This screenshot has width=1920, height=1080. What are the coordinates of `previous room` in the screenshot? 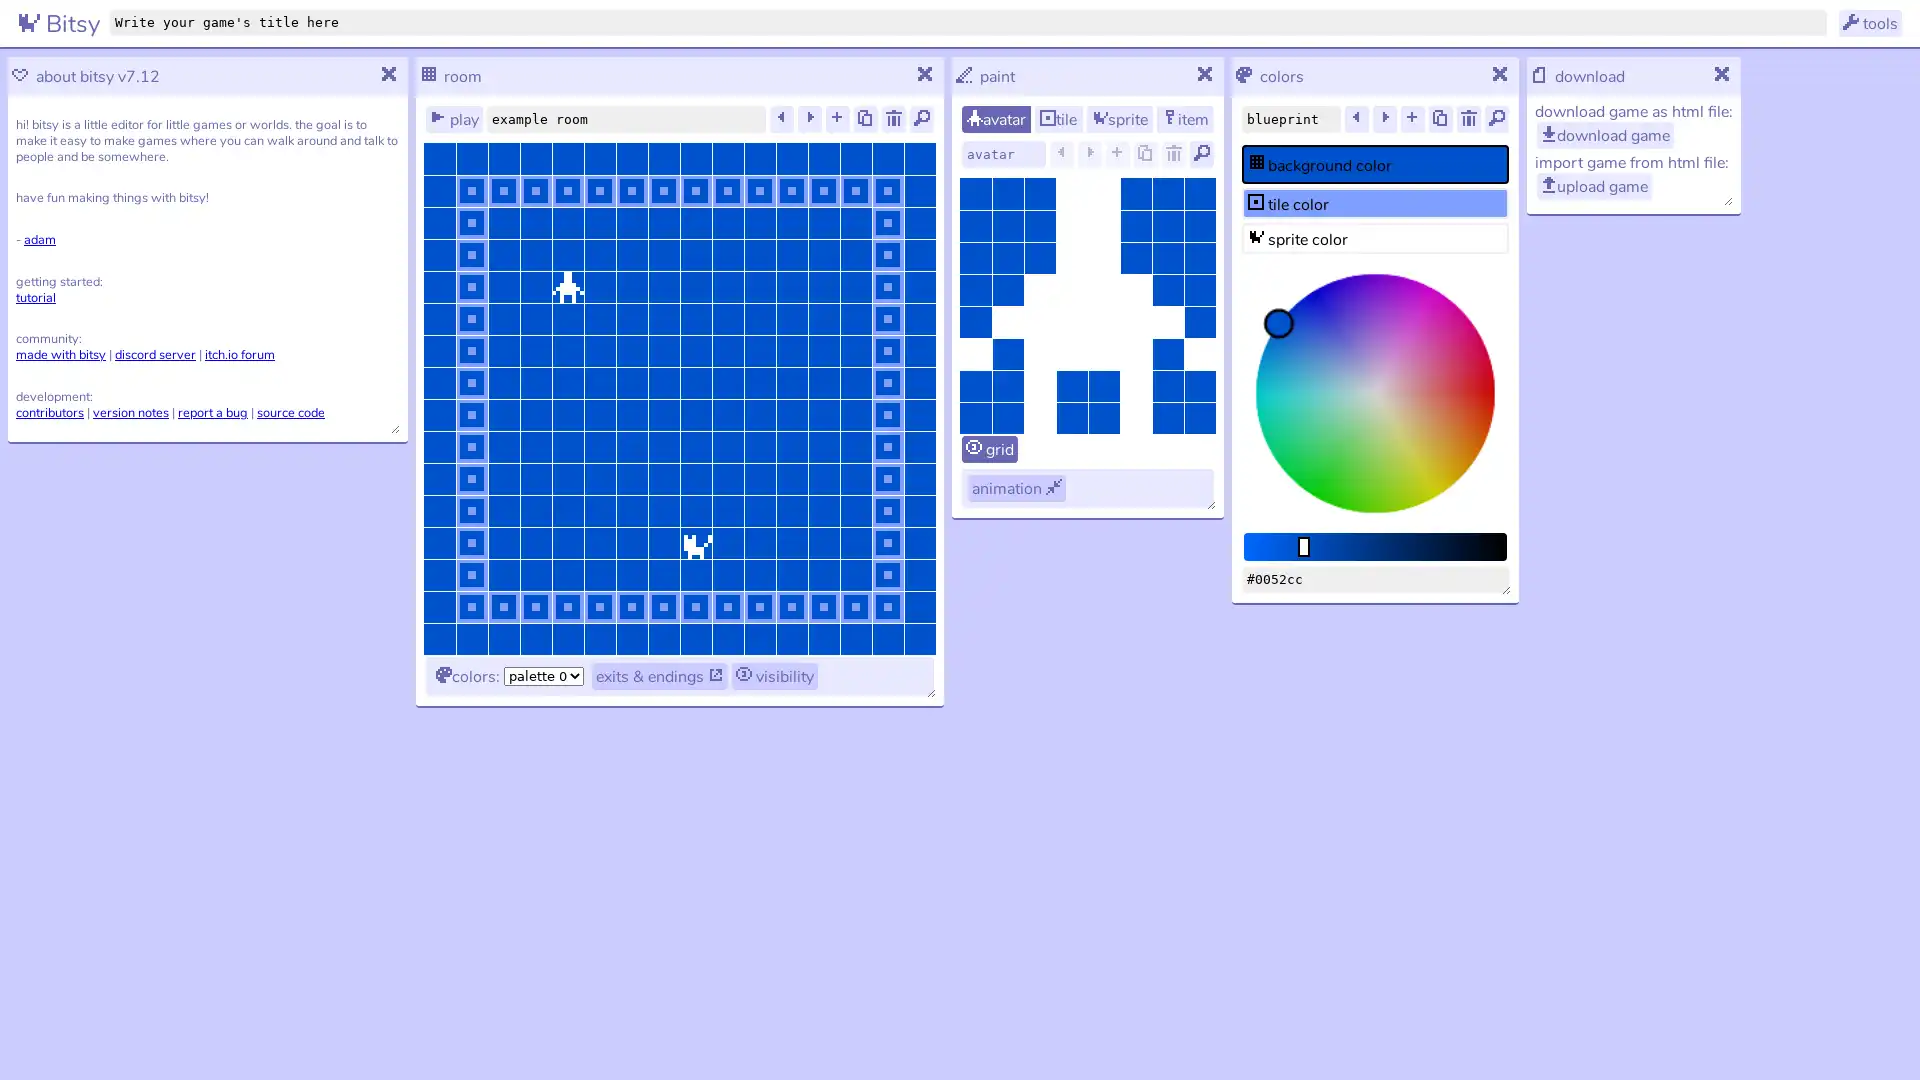 It's located at (781, 119).